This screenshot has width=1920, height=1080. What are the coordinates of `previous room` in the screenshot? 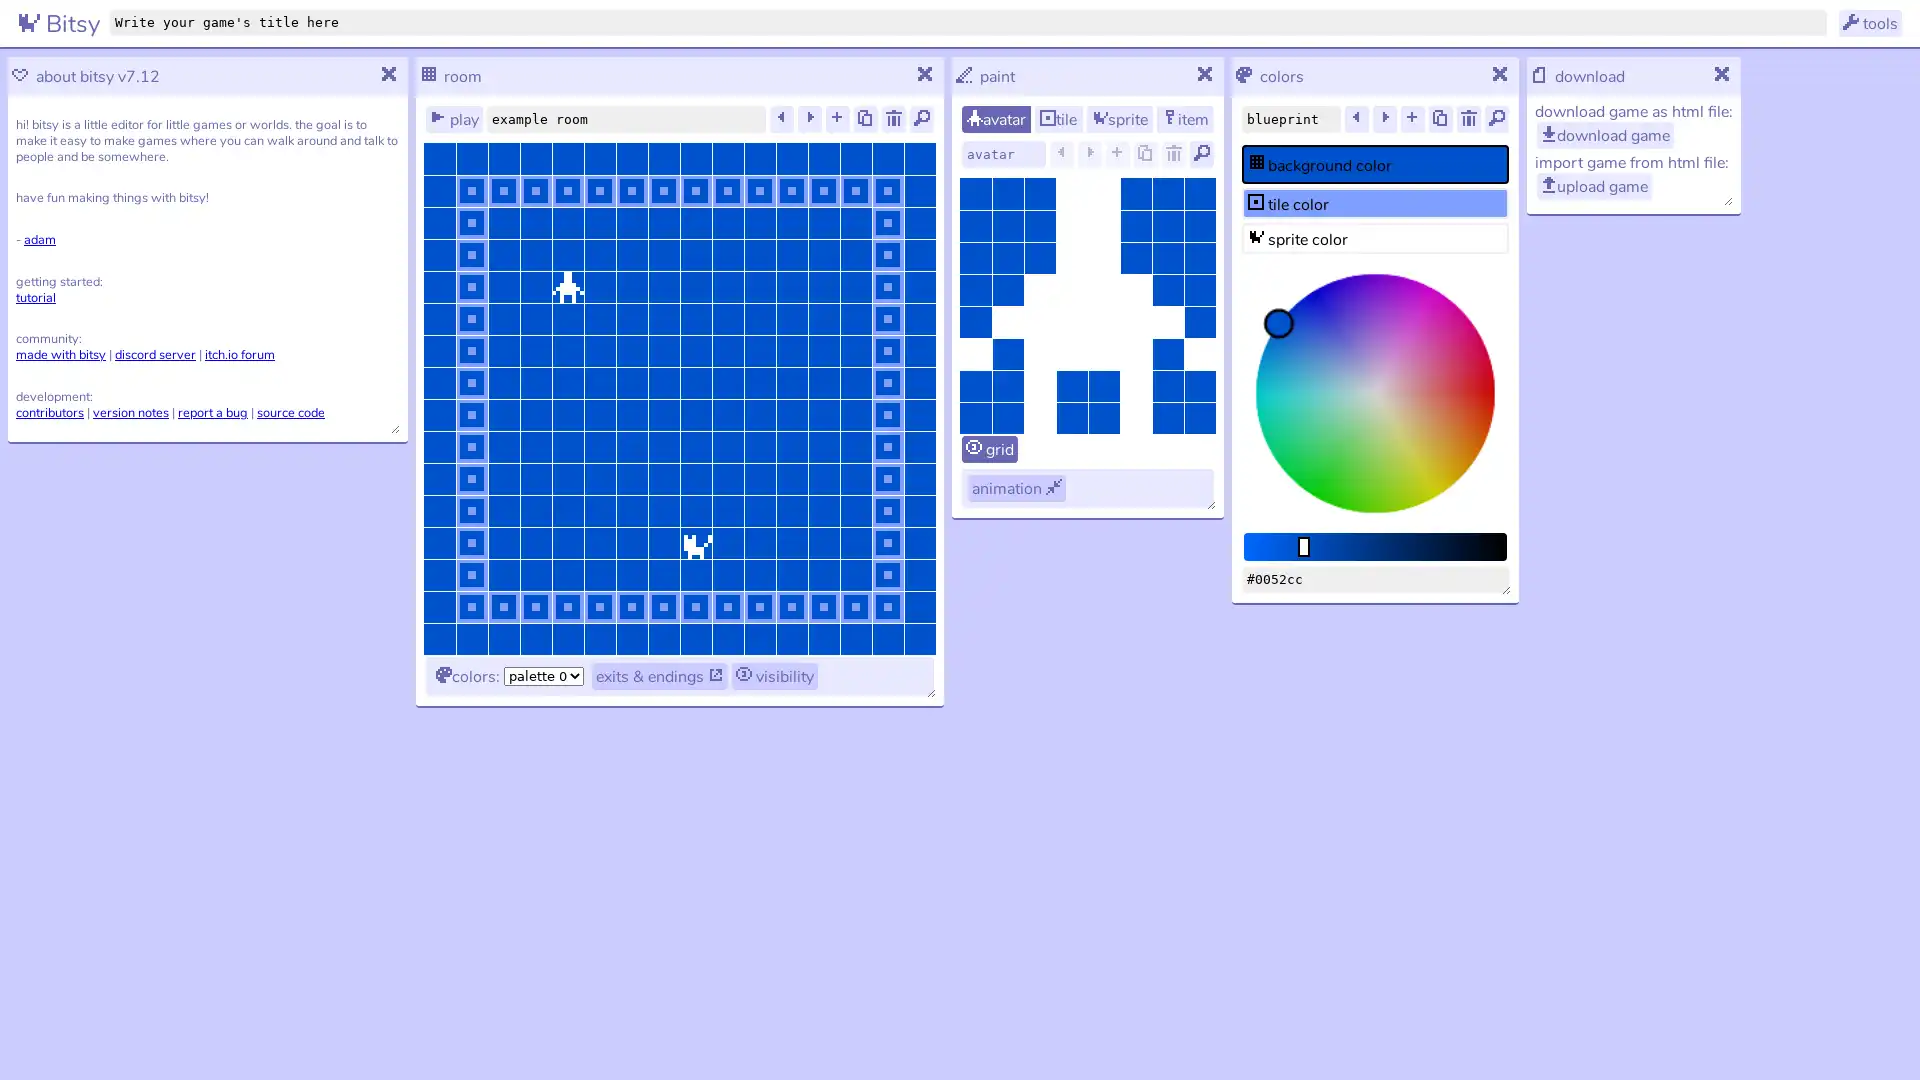 It's located at (781, 119).